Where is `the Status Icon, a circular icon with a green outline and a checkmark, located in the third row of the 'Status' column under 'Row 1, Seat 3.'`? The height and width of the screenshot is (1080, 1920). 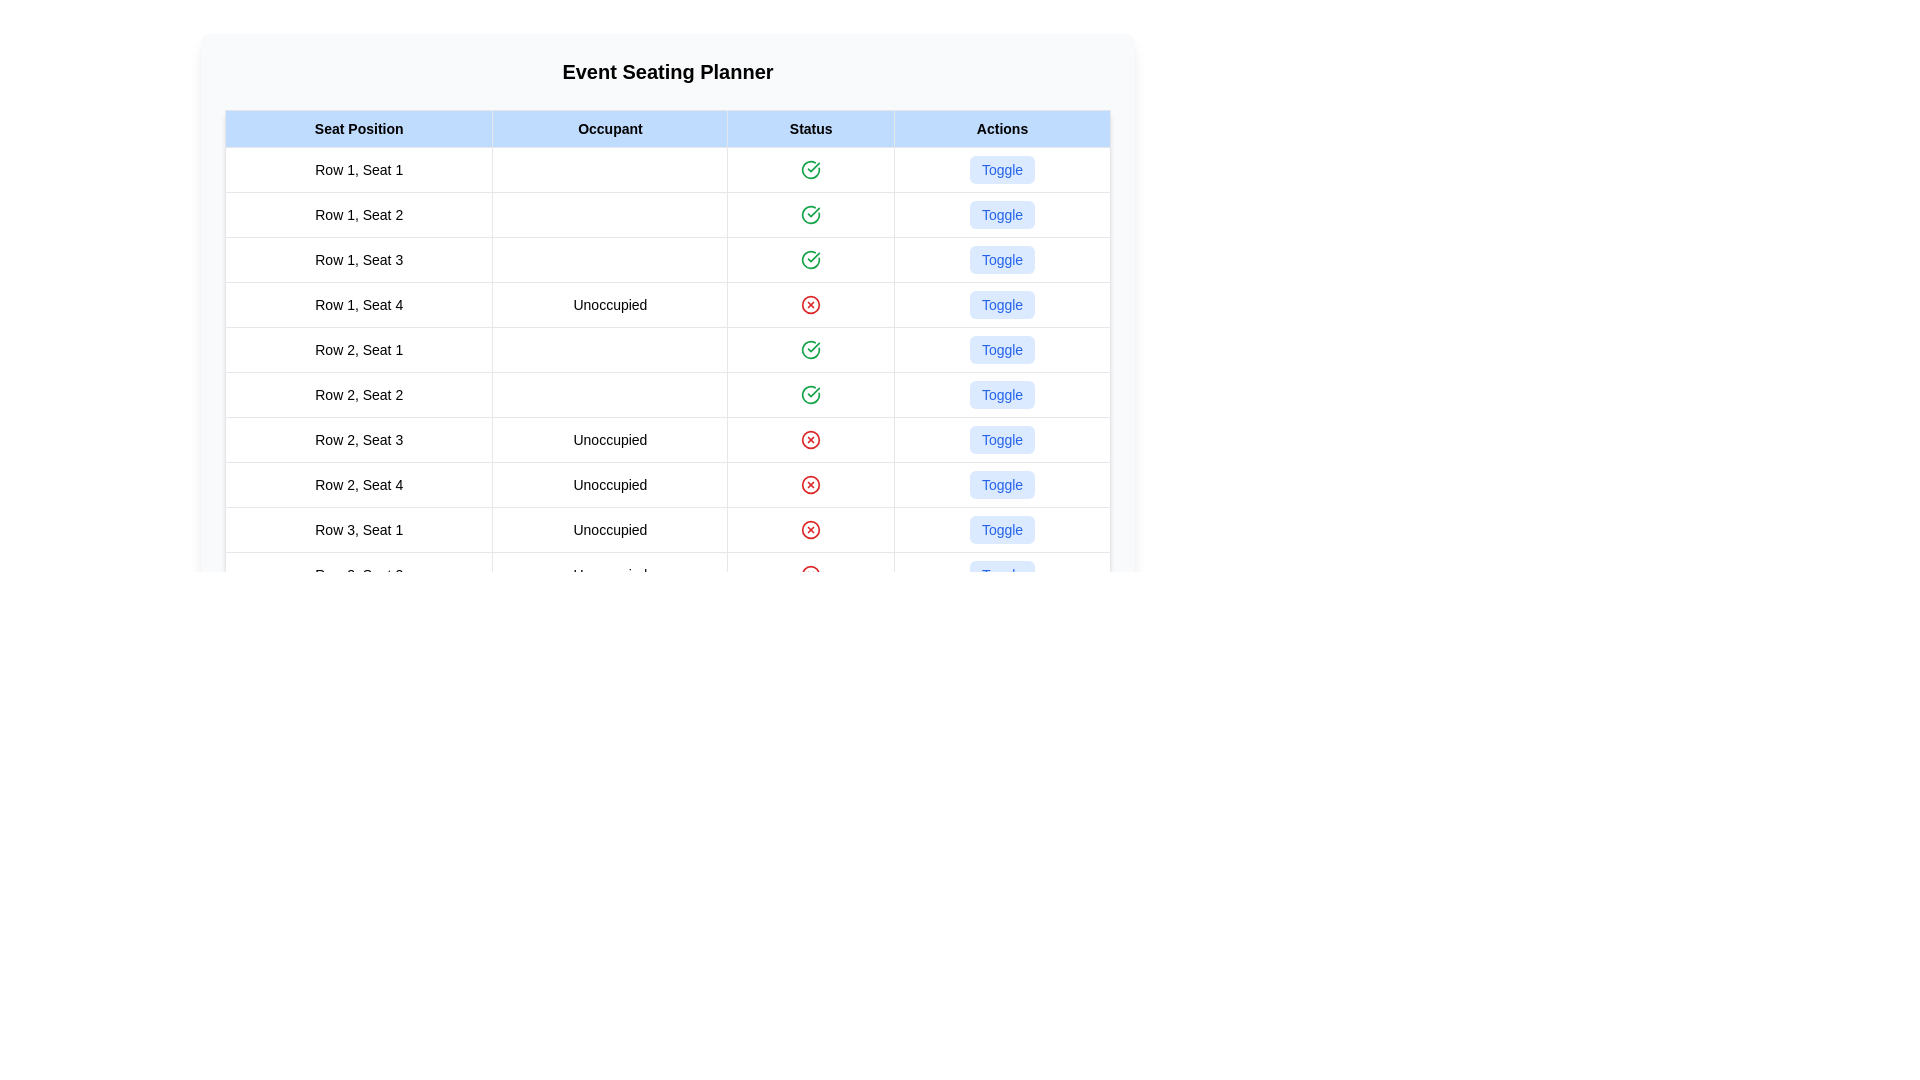 the Status Icon, a circular icon with a green outline and a checkmark, located in the third row of the 'Status' column under 'Row 1, Seat 3.' is located at coordinates (811, 258).